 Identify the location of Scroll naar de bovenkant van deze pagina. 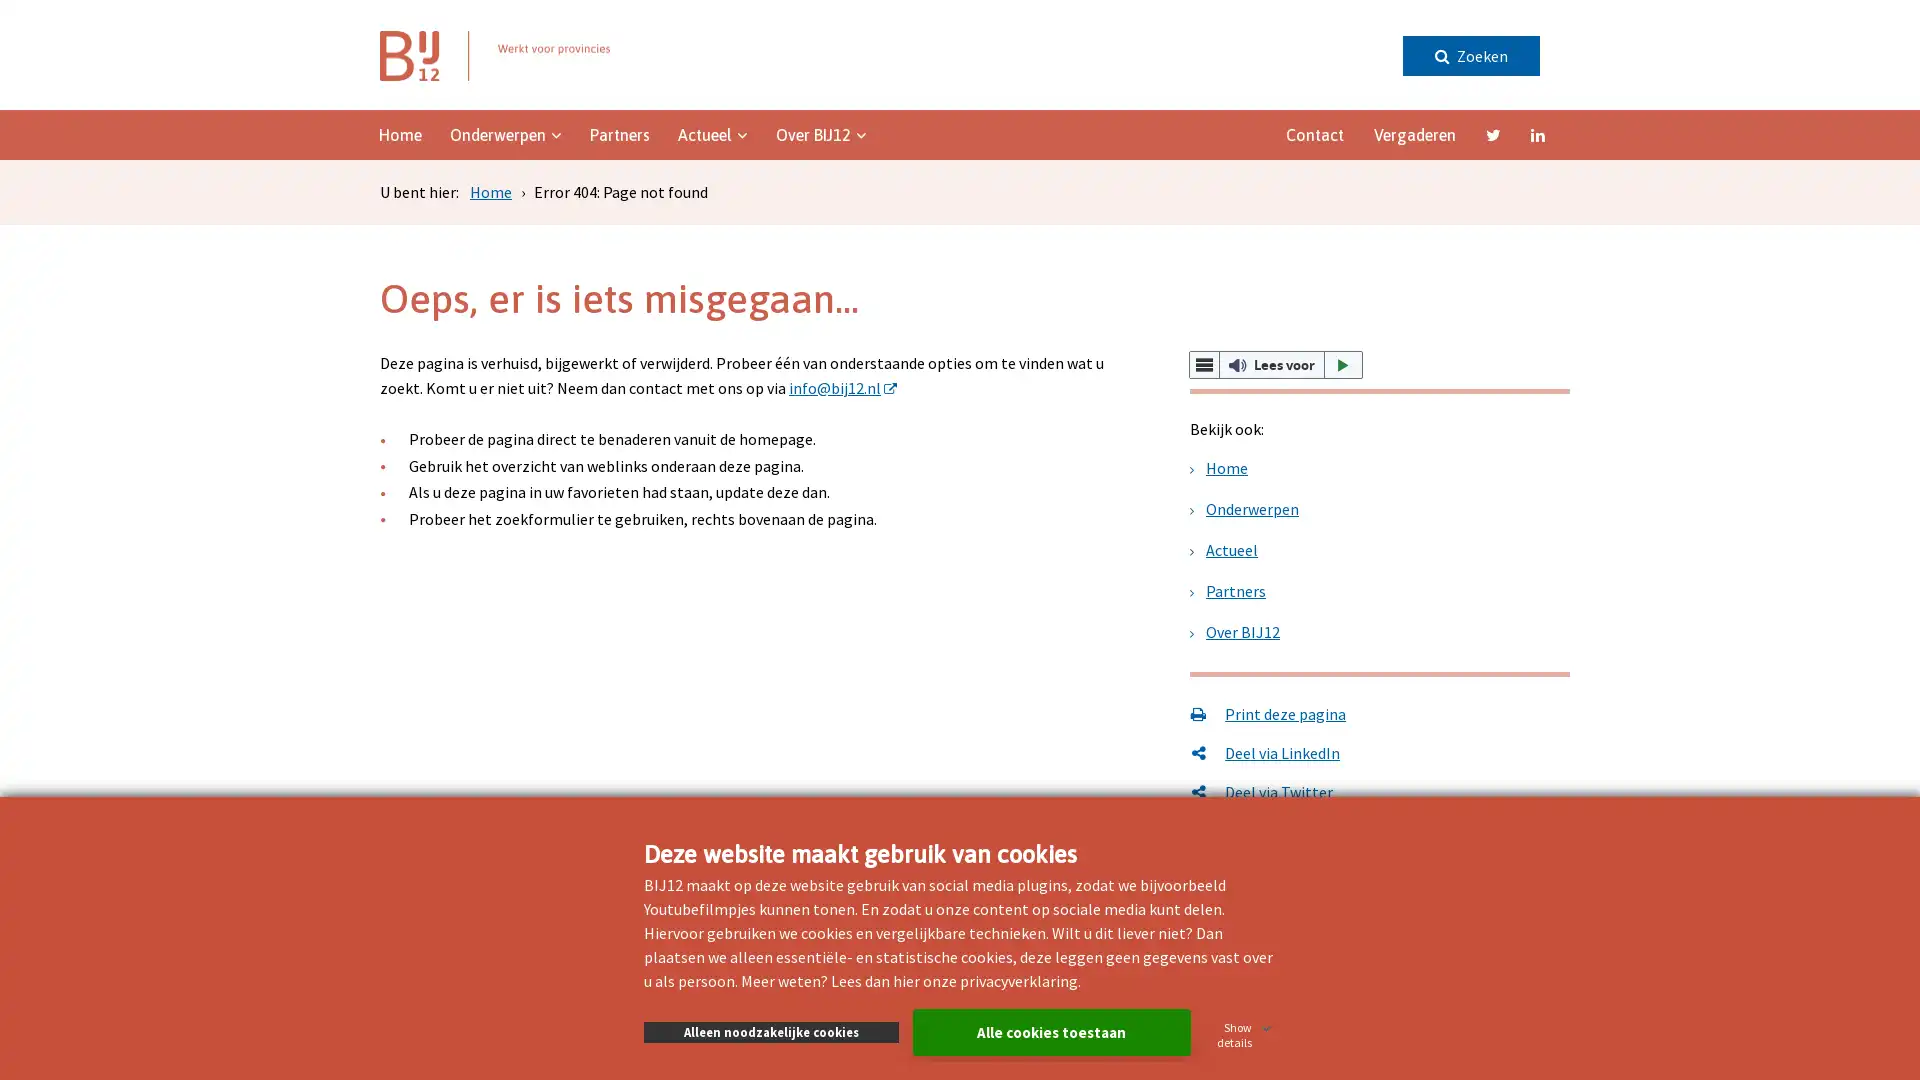
(1845, 512).